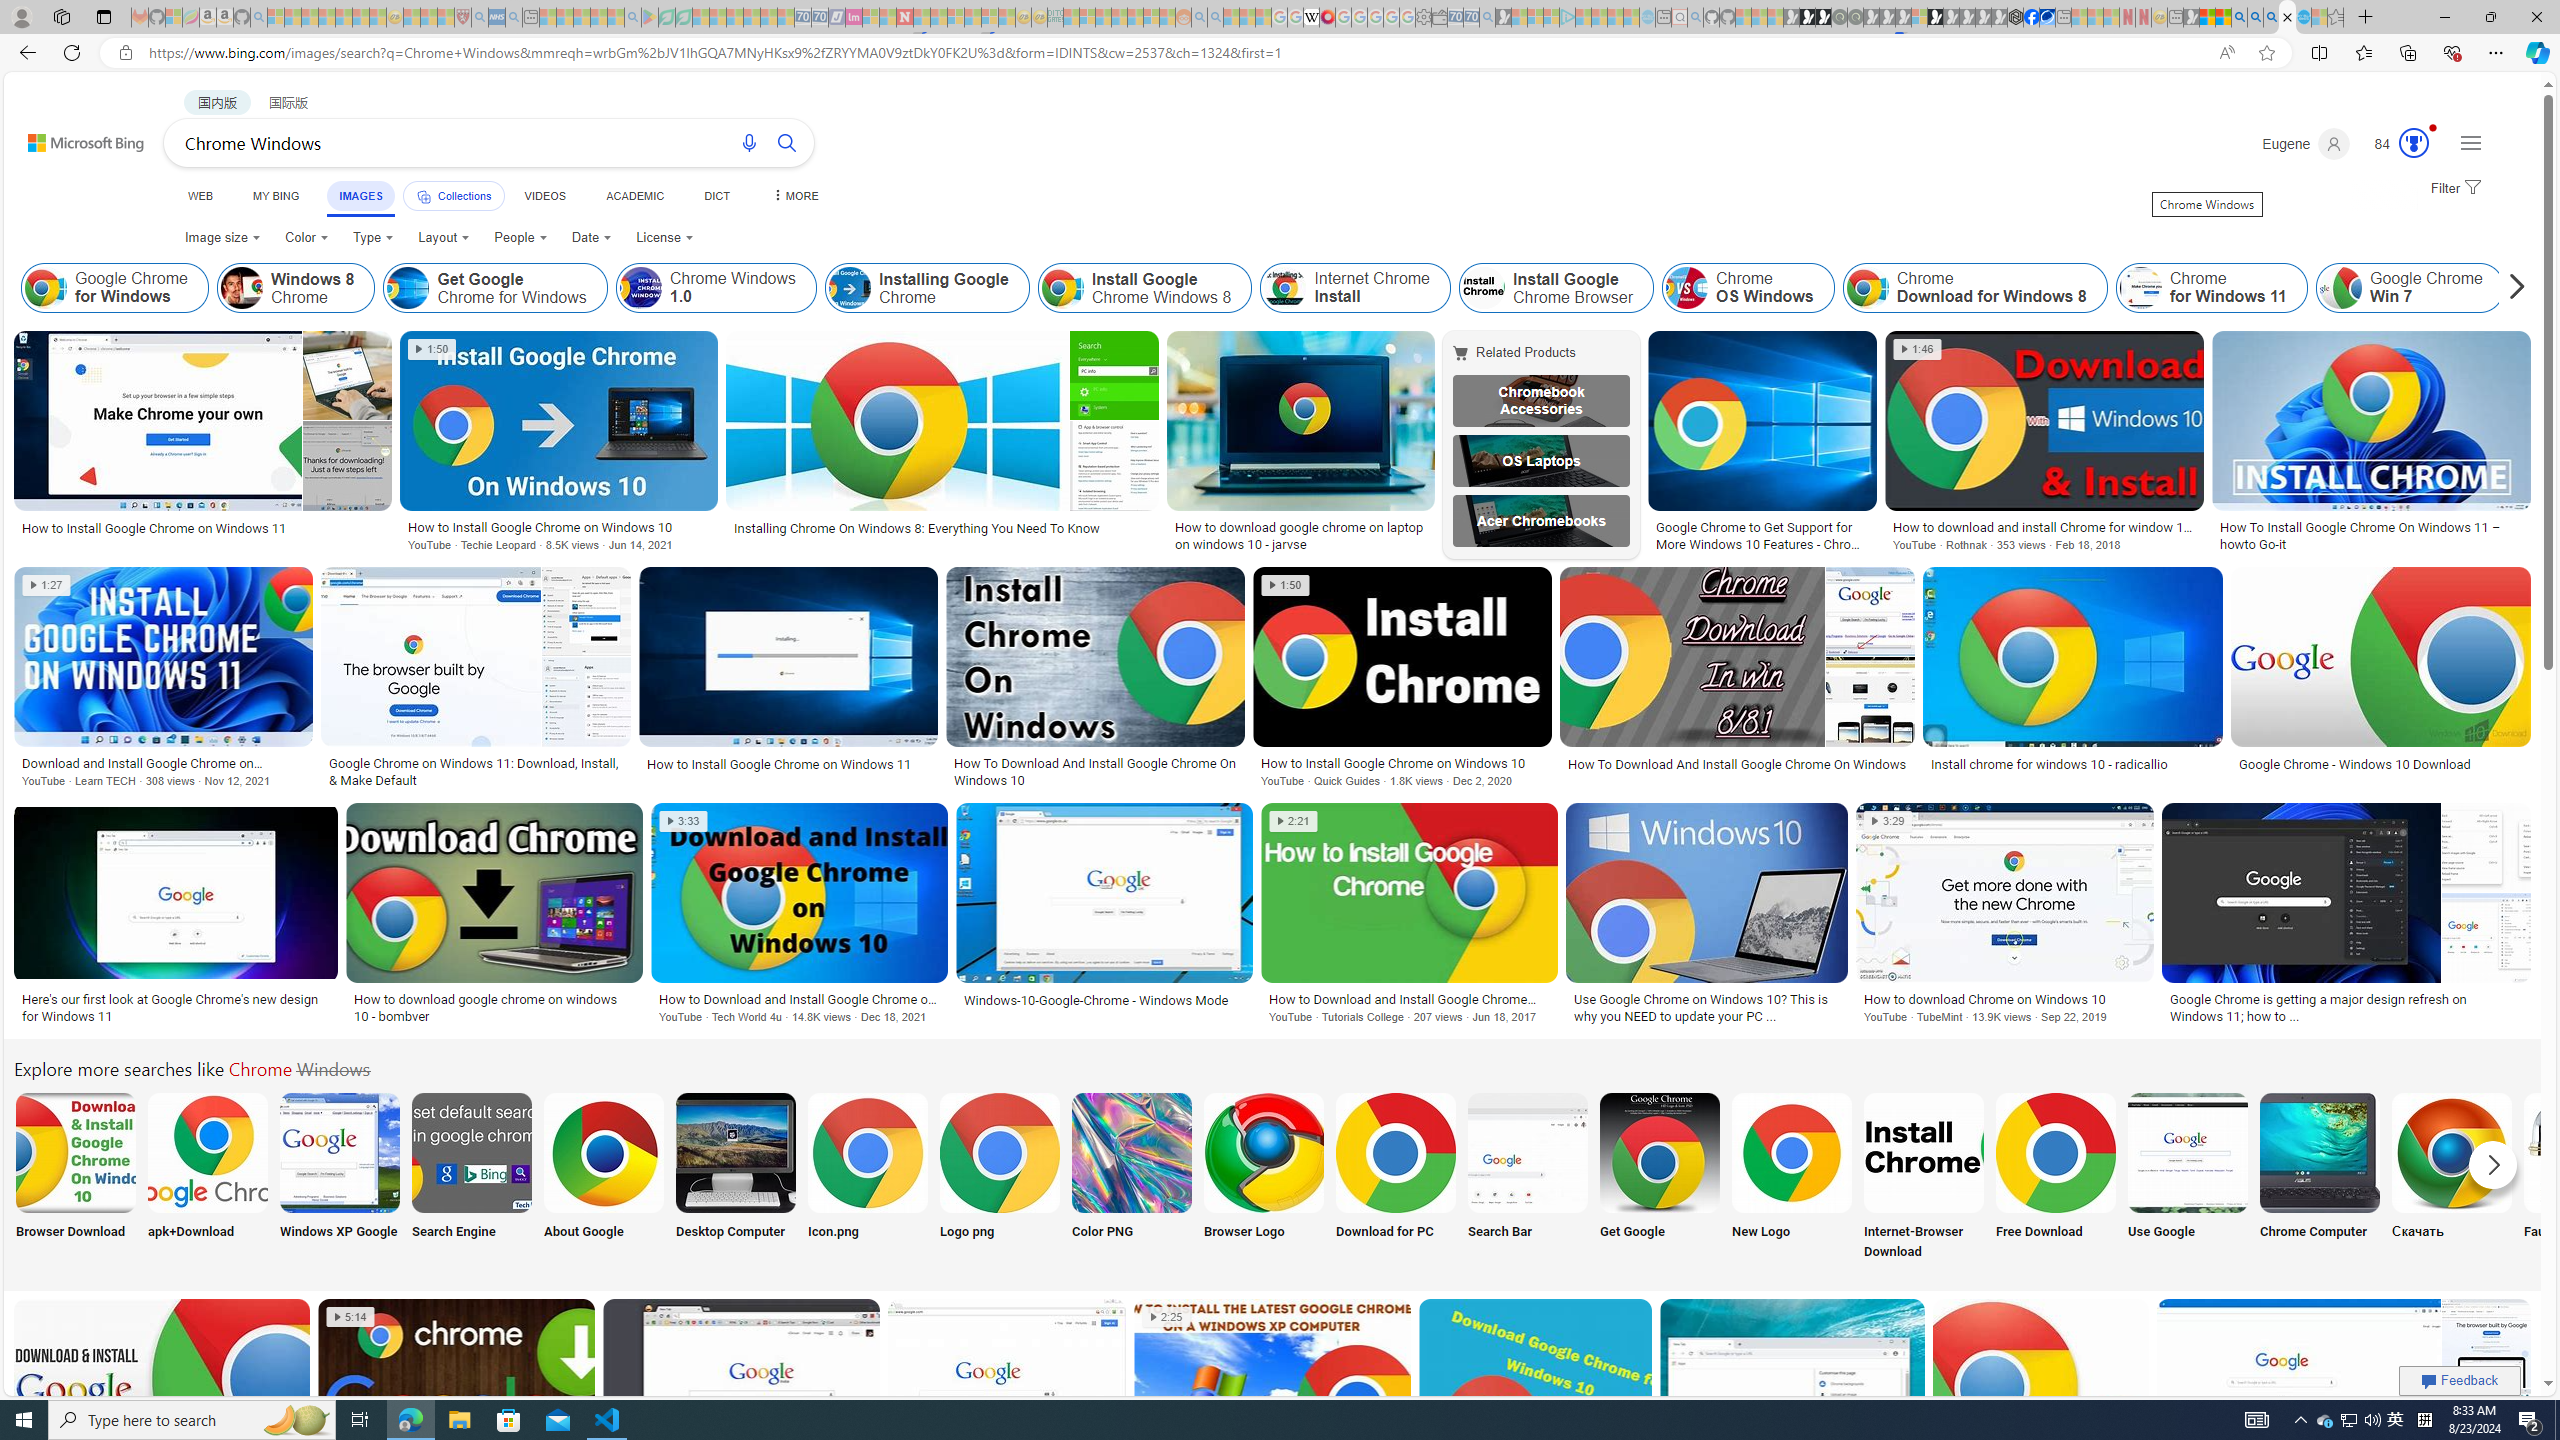 The width and height of the screenshot is (2560, 1440). I want to click on 'Class: item col', so click(2560, 287).